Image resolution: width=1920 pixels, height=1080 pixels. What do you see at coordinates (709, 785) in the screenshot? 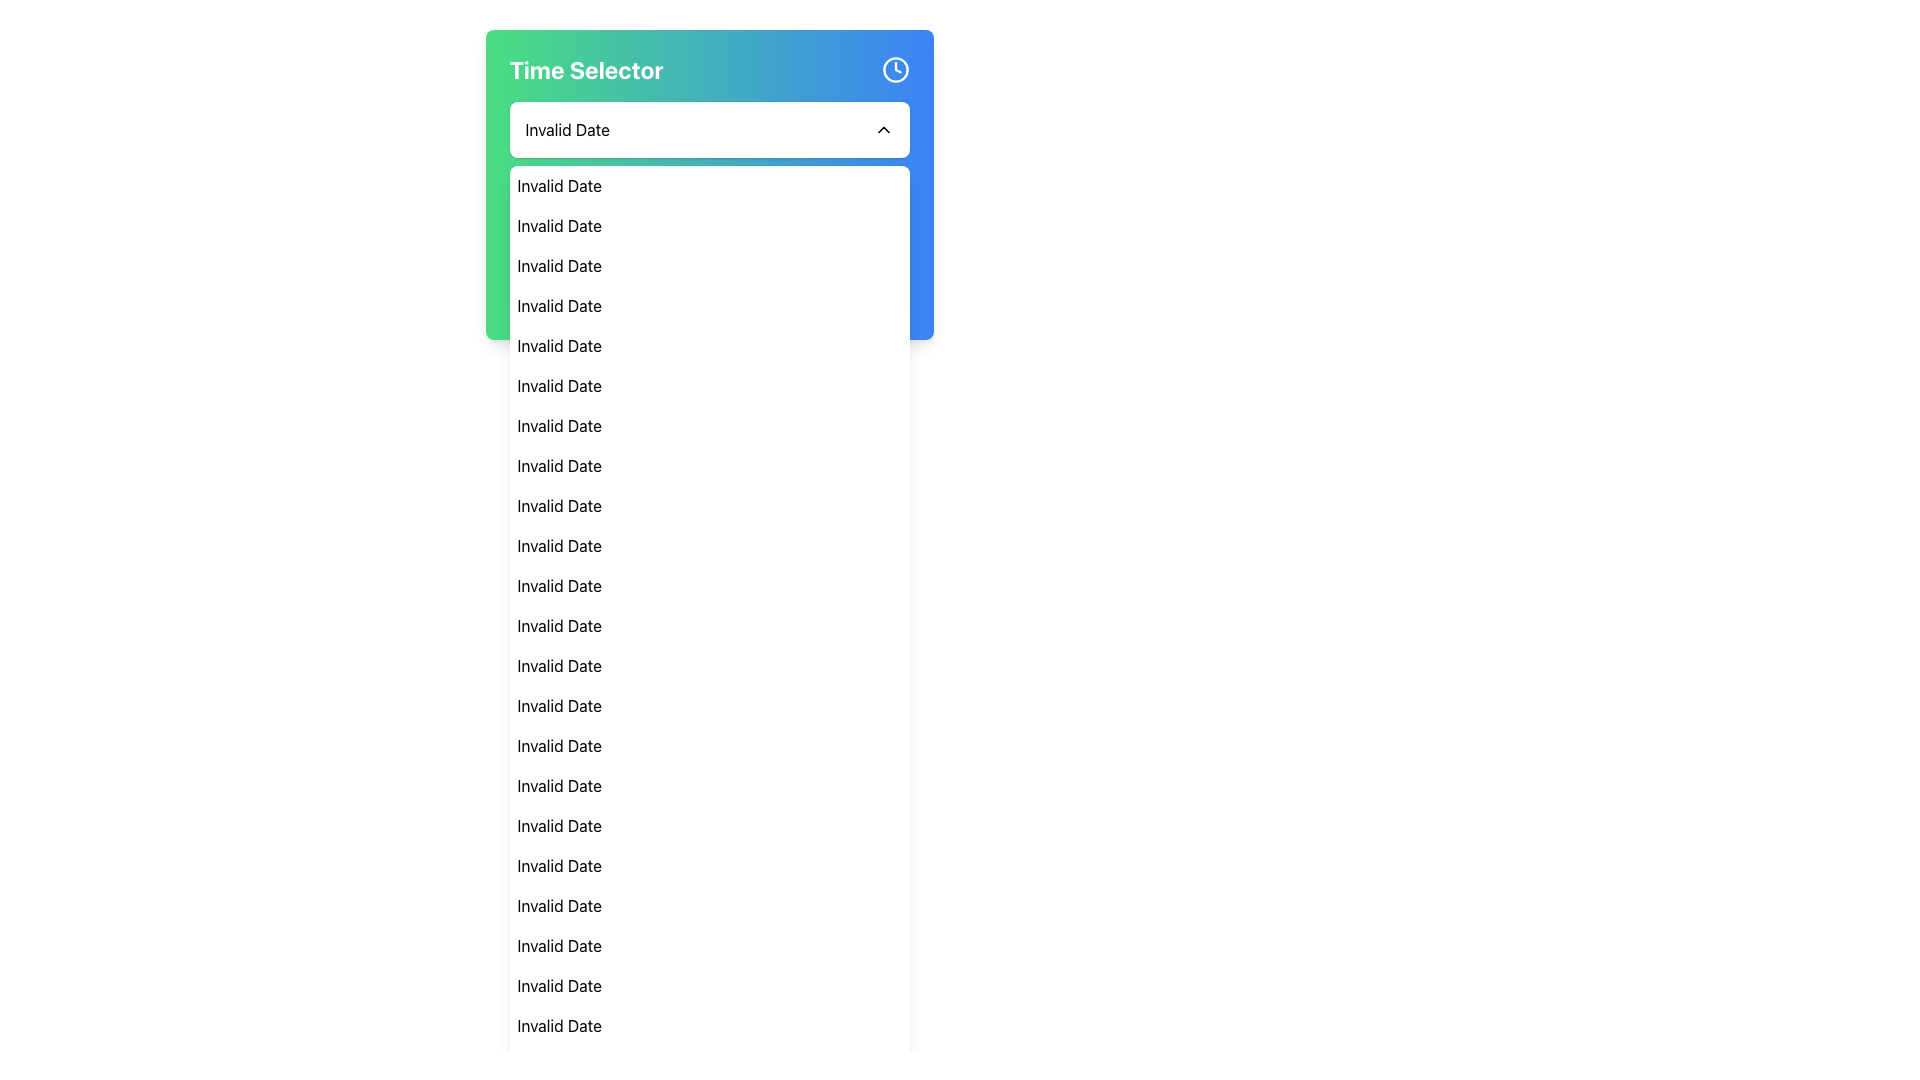
I see `the 16th list item labeled 'Invalid Date'` at bounding box center [709, 785].